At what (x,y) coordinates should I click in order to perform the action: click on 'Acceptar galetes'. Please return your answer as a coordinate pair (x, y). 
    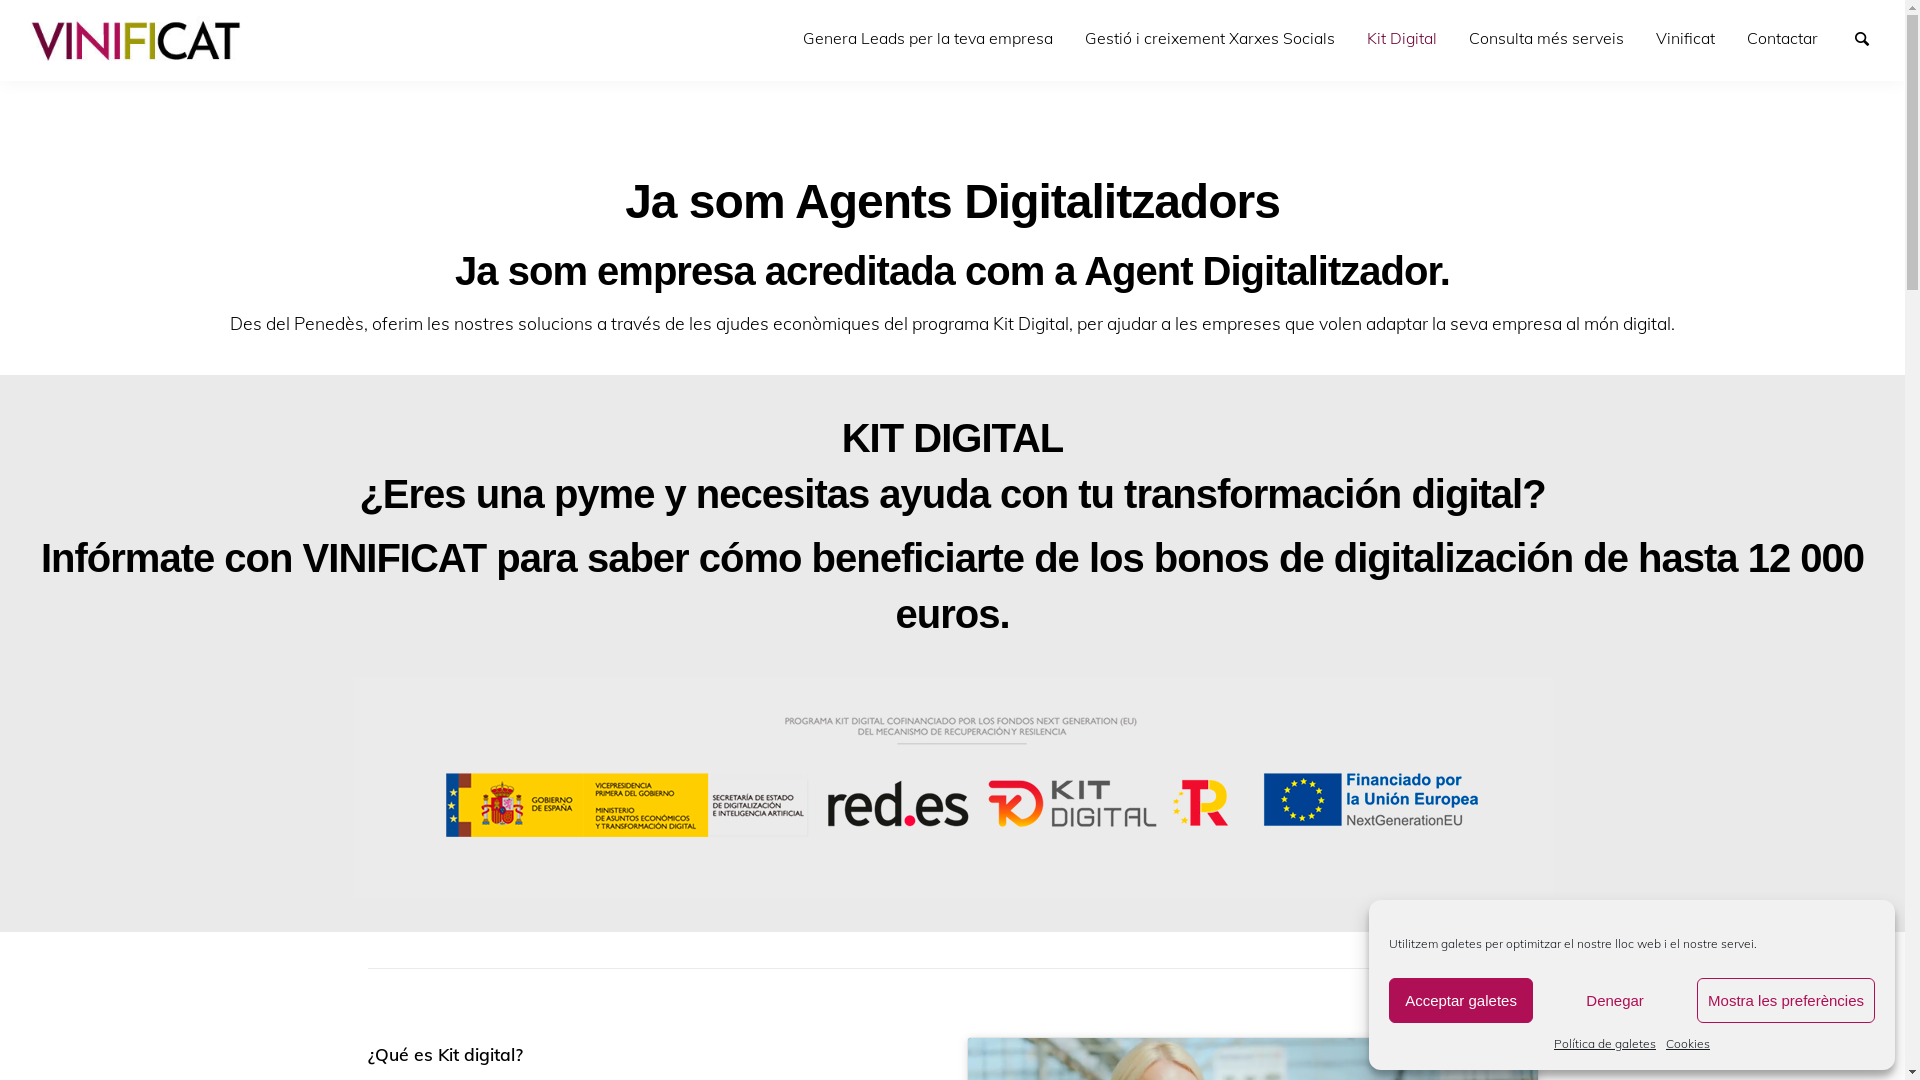
    Looking at the image, I should click on (1460, 1000).